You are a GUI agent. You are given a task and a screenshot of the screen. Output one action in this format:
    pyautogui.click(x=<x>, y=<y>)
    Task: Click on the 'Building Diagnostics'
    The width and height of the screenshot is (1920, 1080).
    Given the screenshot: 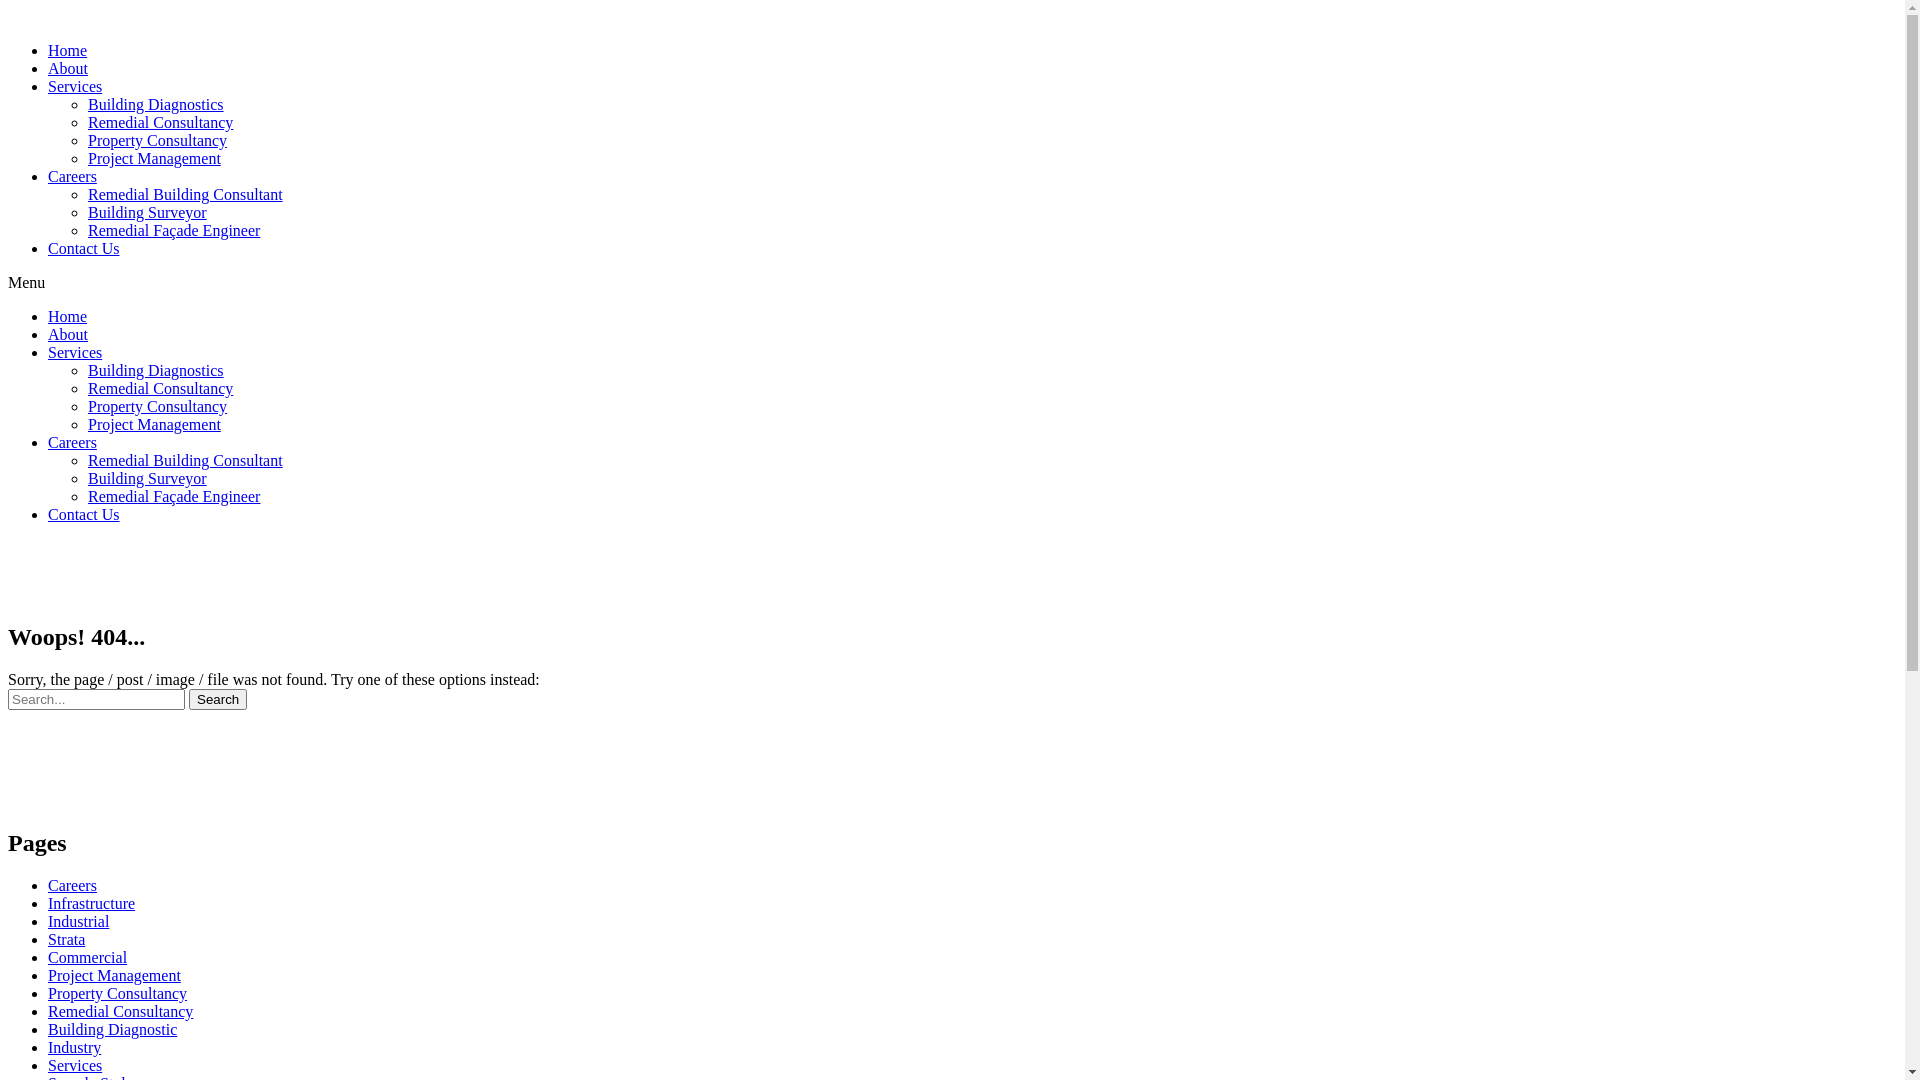 What is the action you would take?
    pyautogui.click(x=86, y=370)
    